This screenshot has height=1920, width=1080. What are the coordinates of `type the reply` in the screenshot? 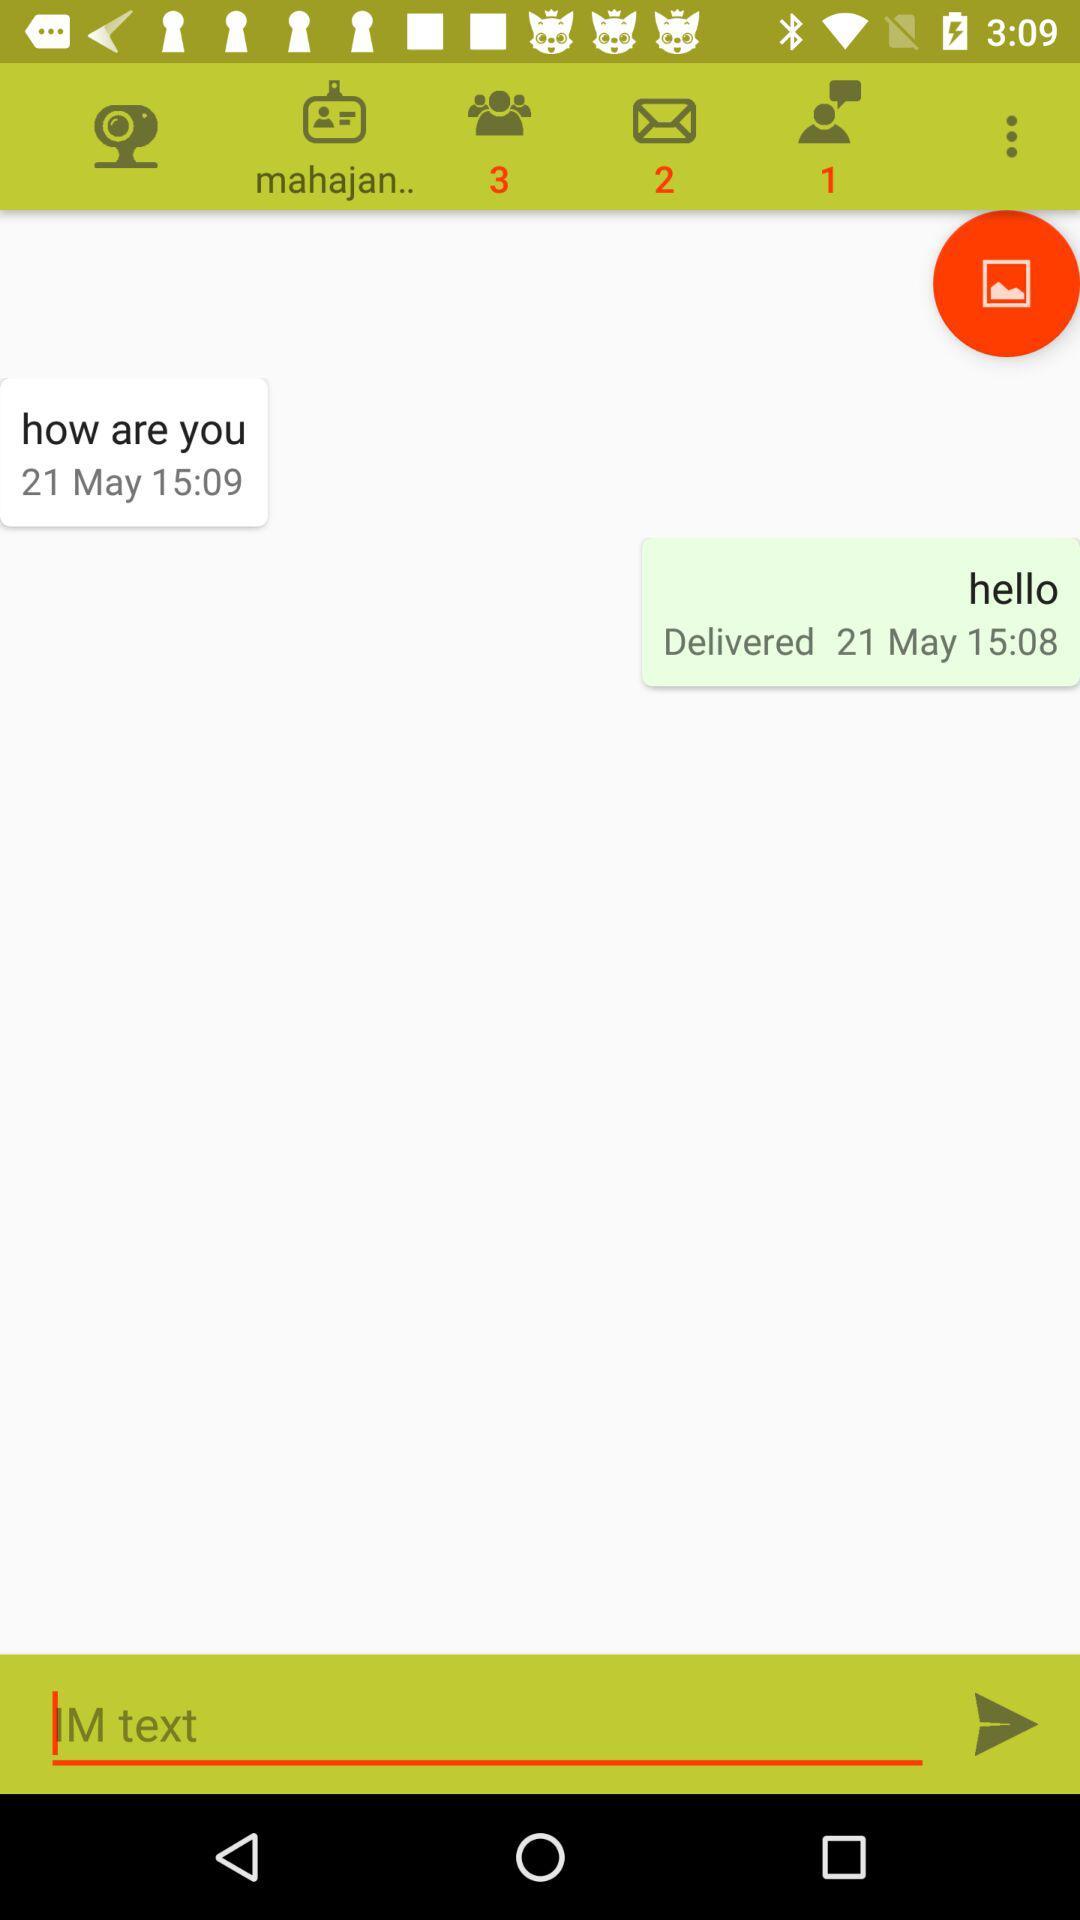 It's located at (487, 1723).